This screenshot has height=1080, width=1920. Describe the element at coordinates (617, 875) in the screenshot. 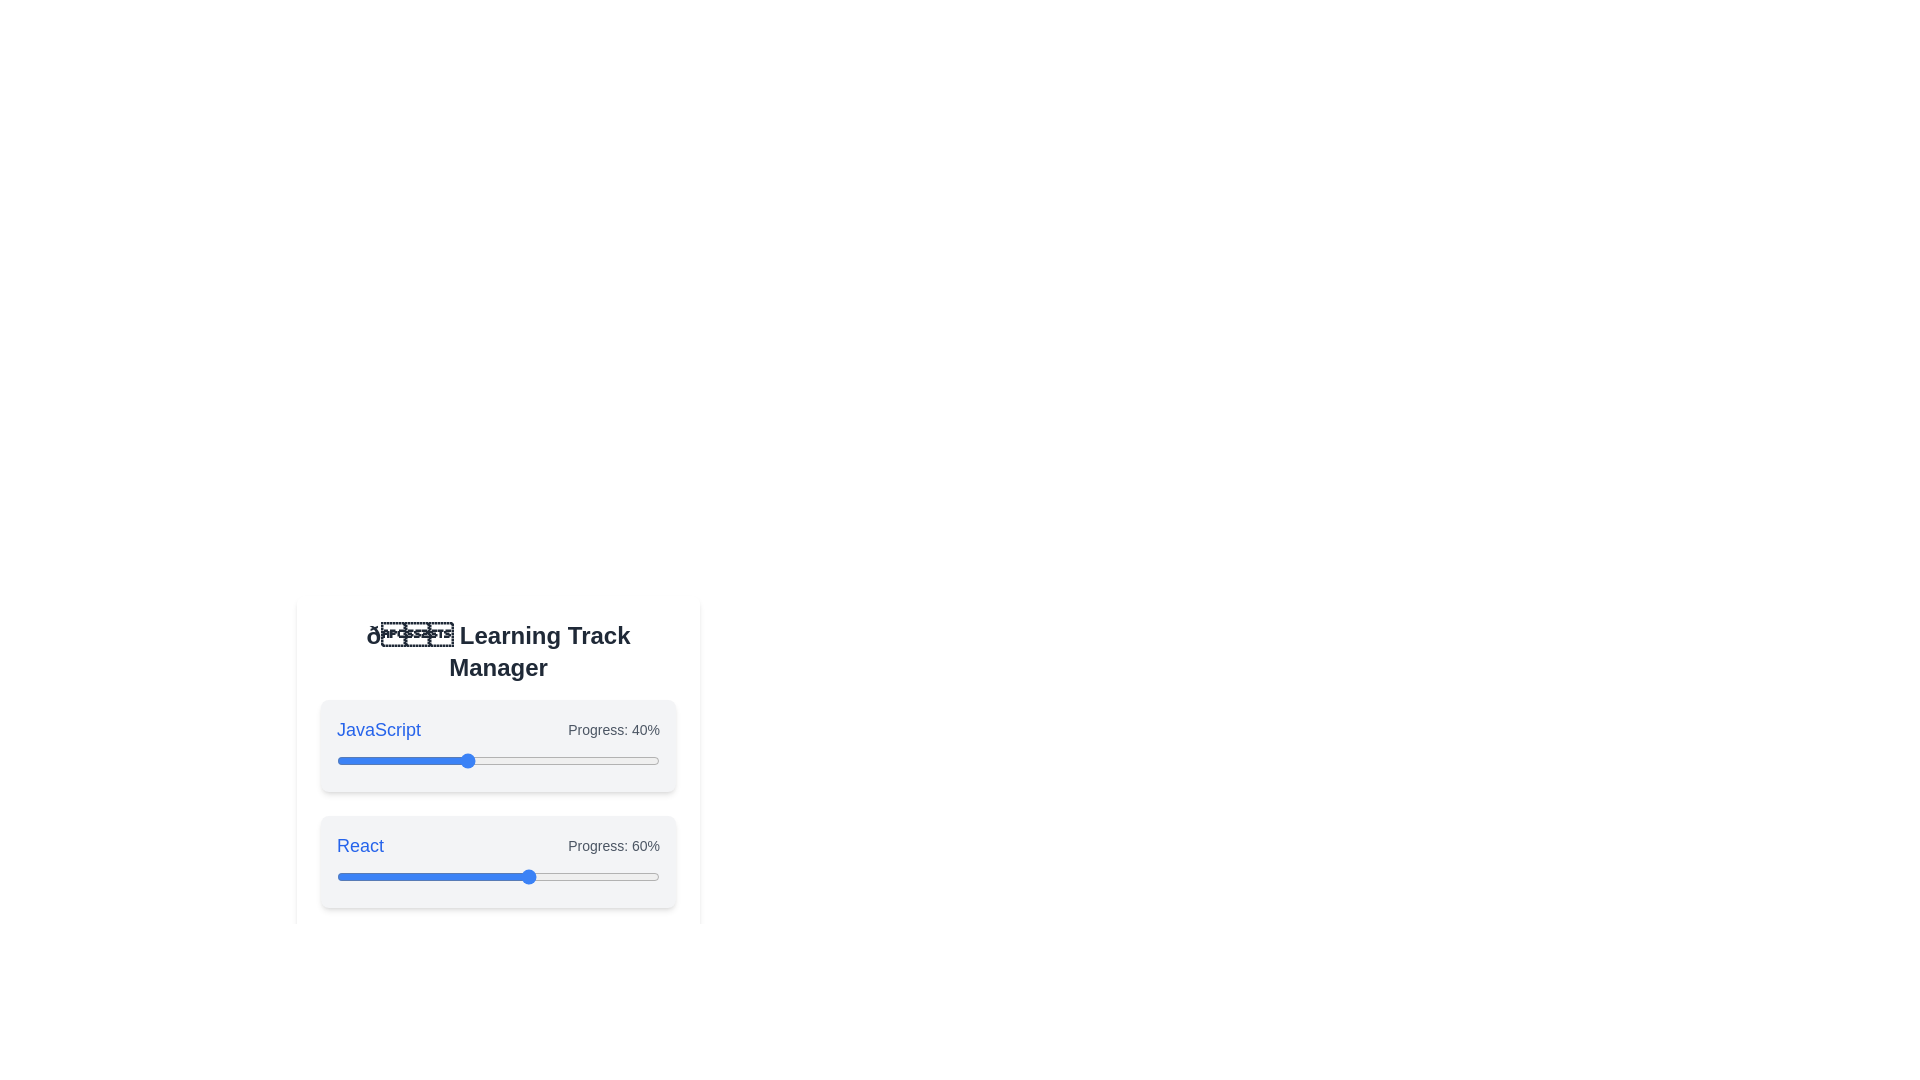

I see `the progress value` at that location.